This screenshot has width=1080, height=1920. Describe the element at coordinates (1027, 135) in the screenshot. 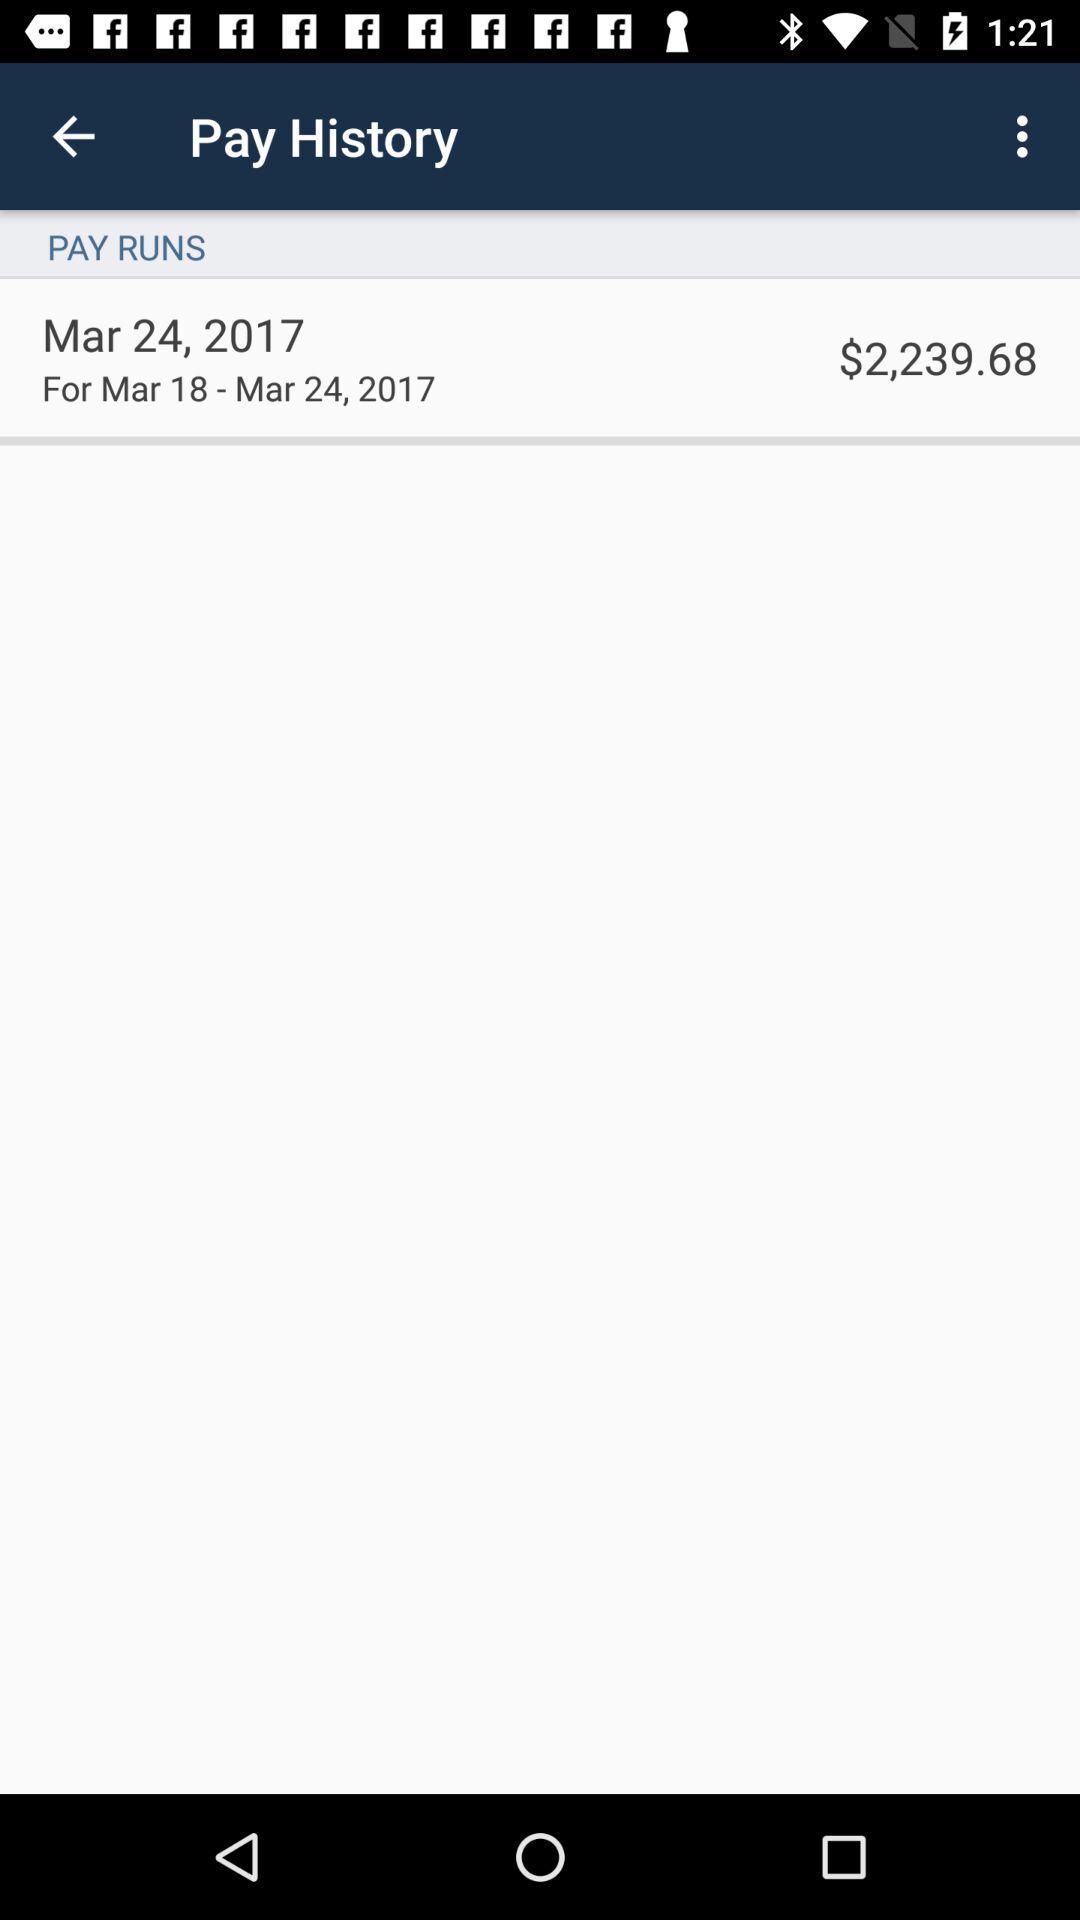

I see `item next to pay history` at that location.